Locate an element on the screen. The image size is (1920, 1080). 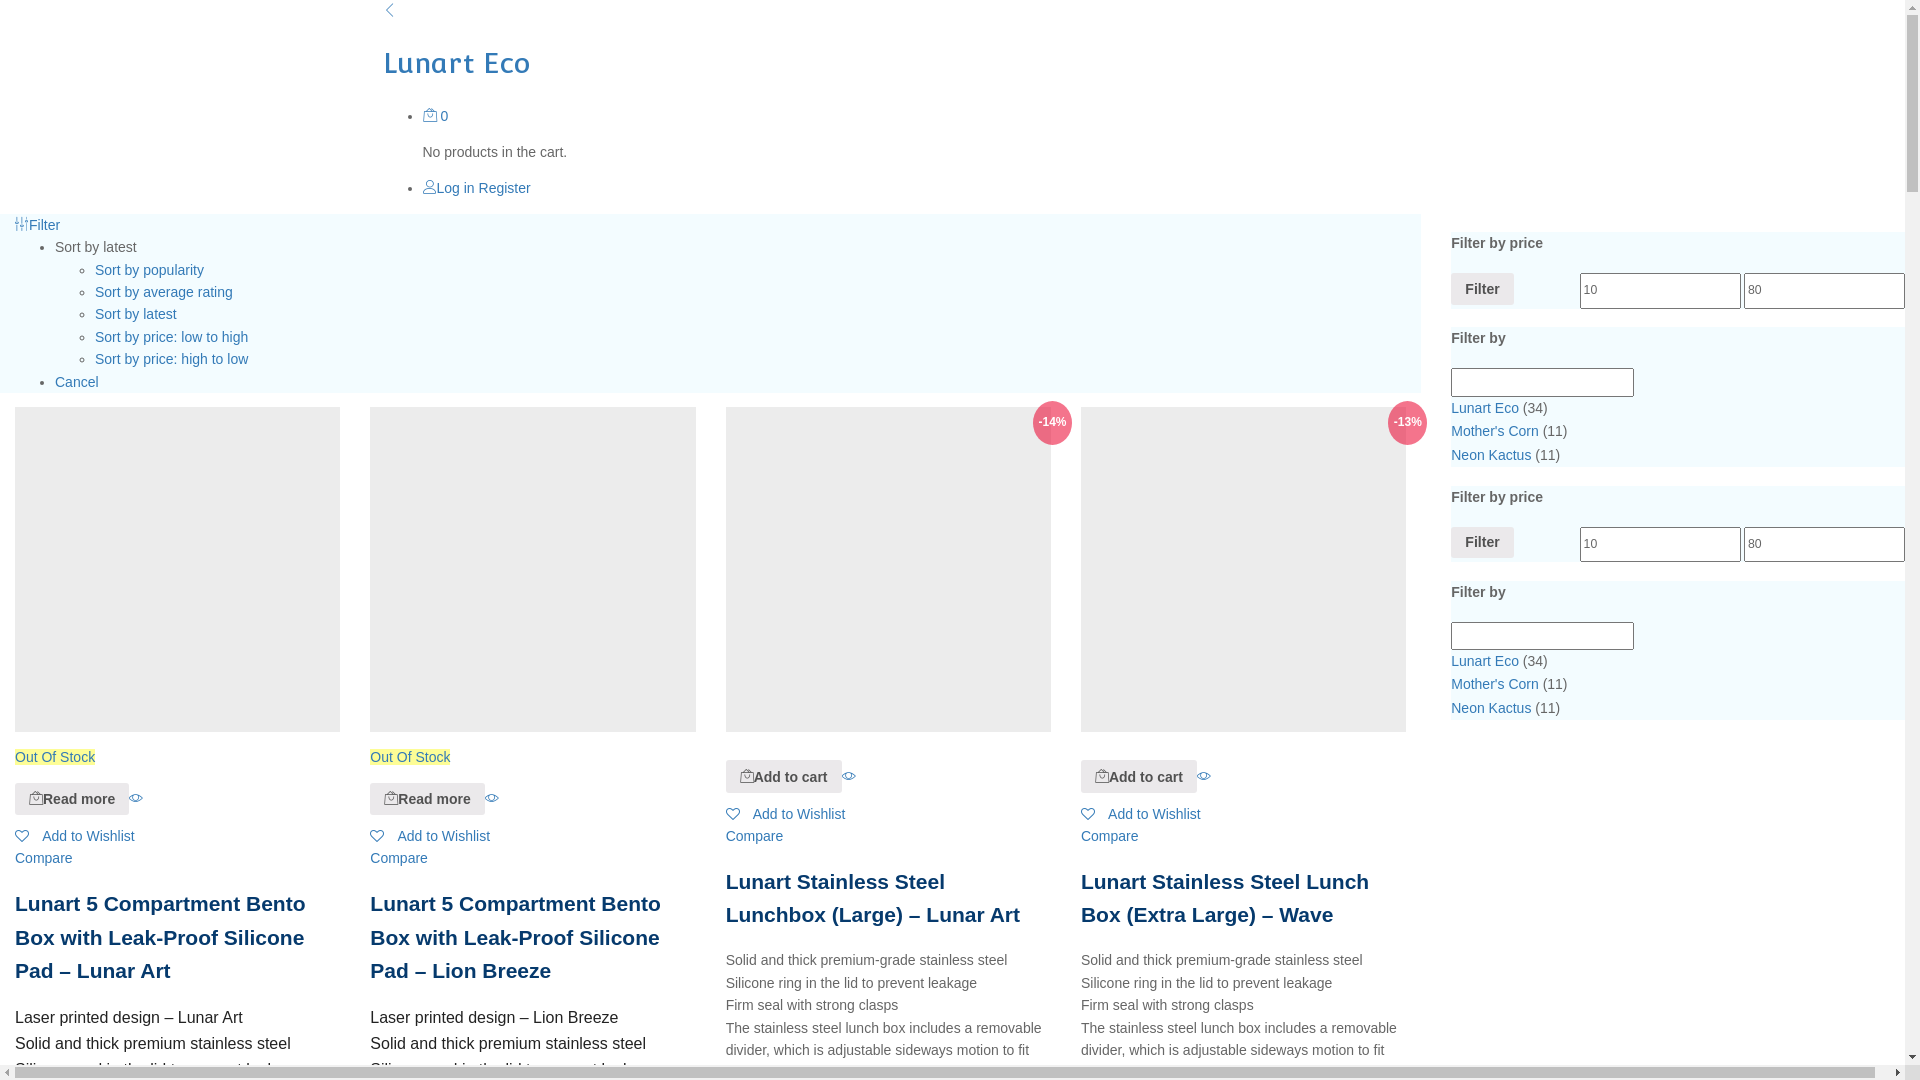
'Register' is located at coordinates (504, 188).